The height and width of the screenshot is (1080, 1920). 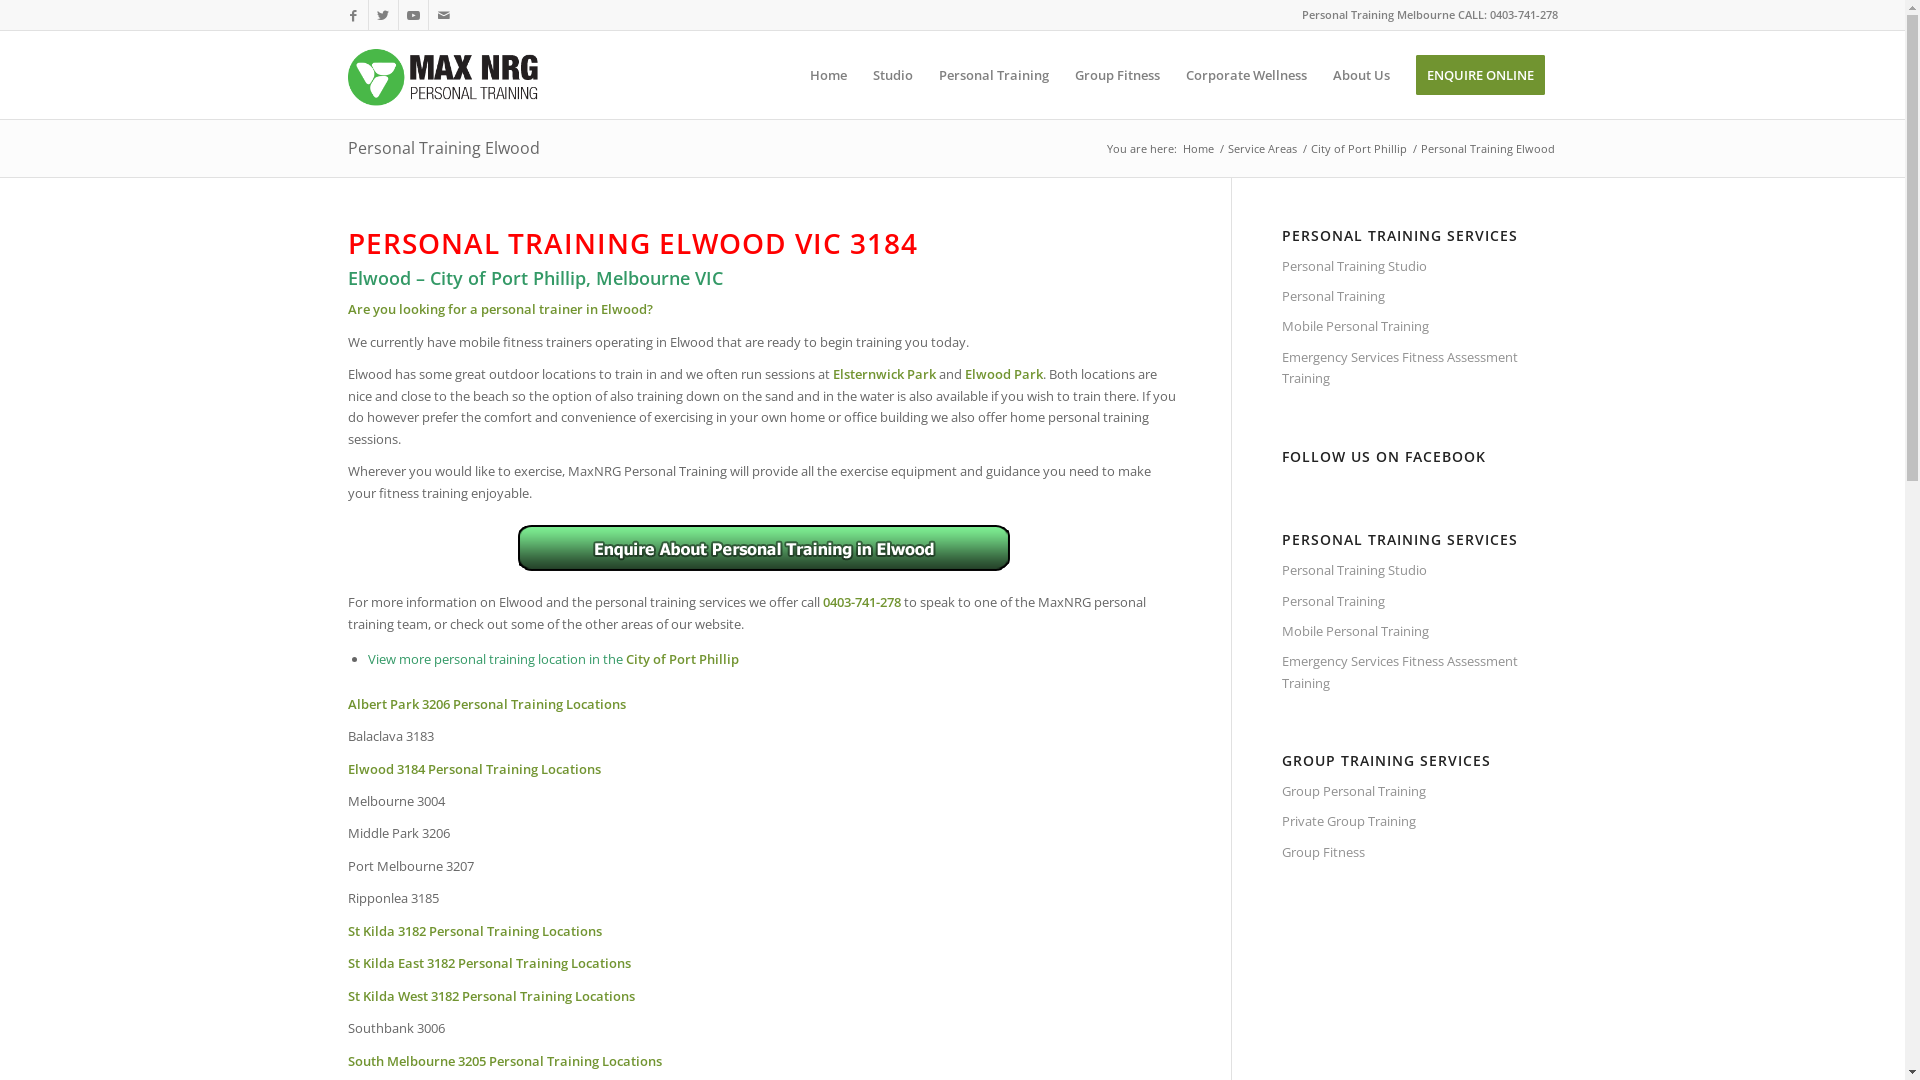 I want to click on 'Facebook', so click(x=352, y=15).